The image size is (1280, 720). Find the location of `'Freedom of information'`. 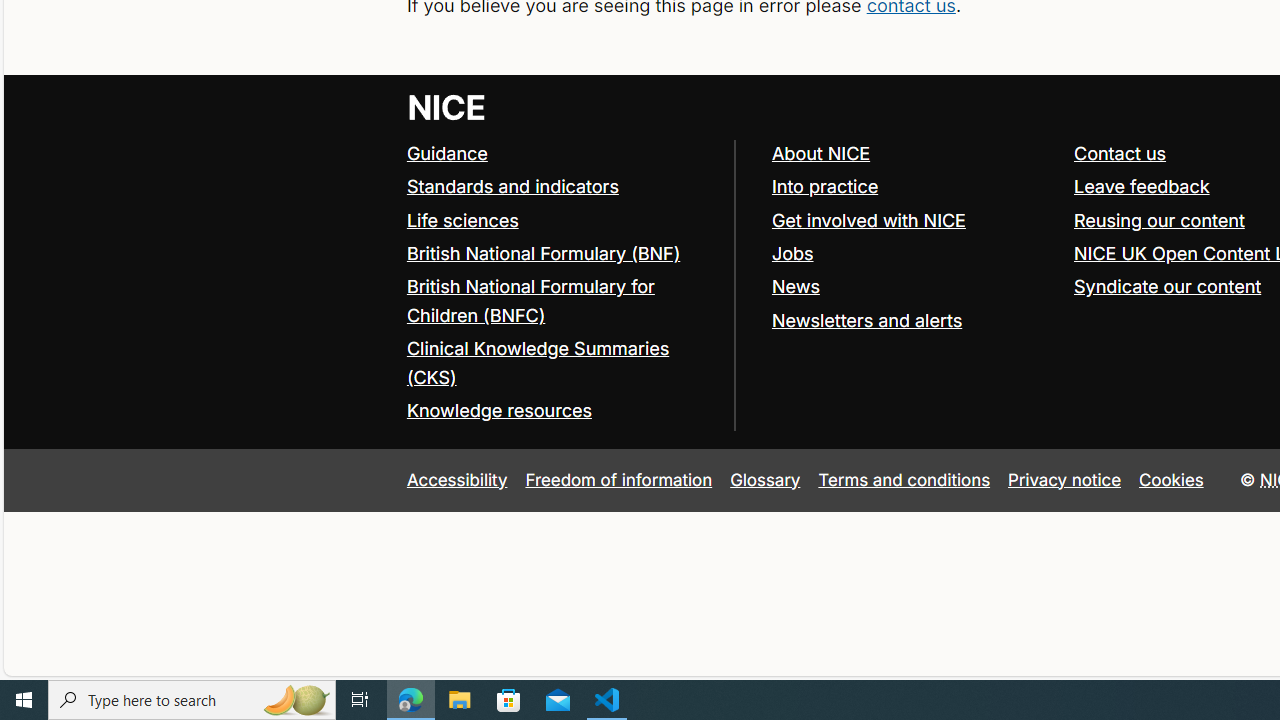

'Freedom of information' is located at coordinates (617, 479).